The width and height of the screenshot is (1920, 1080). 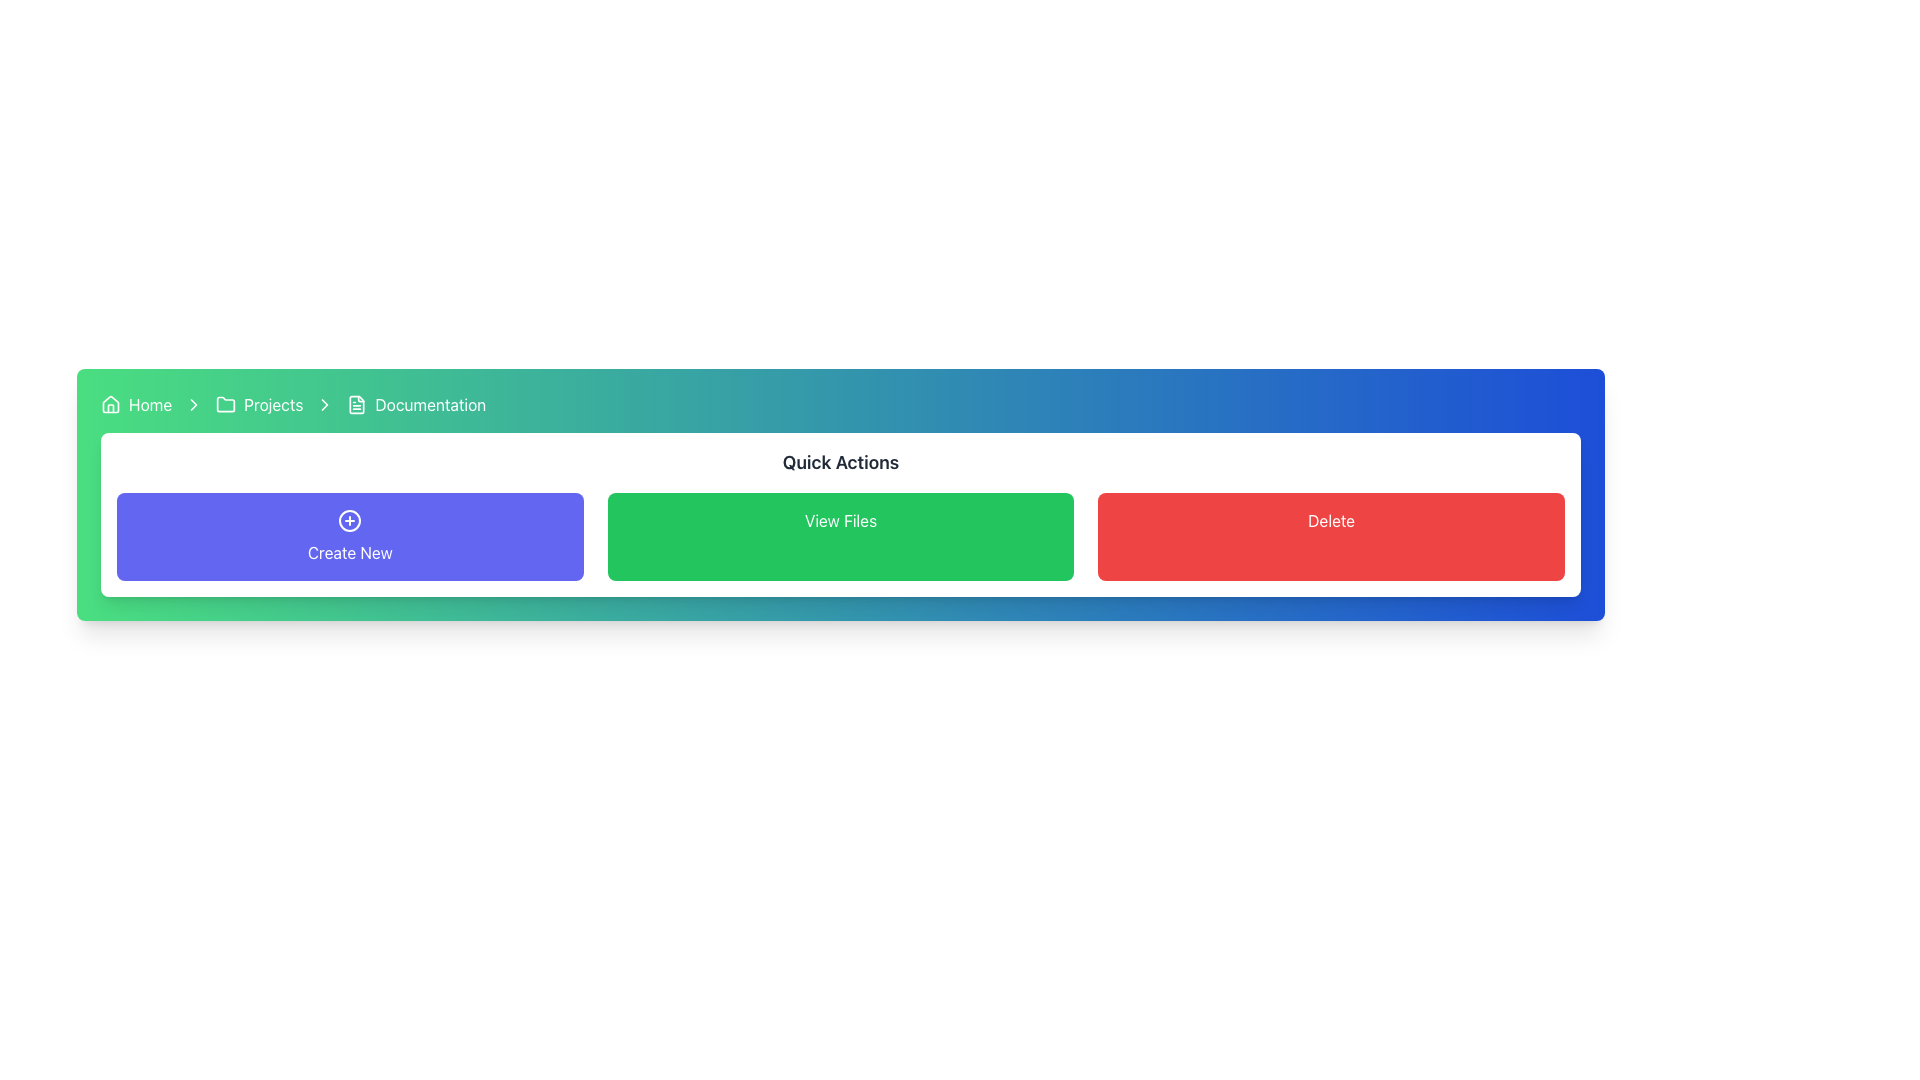 What do you see at coordinates (325, 405) in the screenshot?
I see `the second Chevron icon in the breadcrumb navigation bar, which separates 'Projects' and 'Documentation'` at bounding box center [325, 405].